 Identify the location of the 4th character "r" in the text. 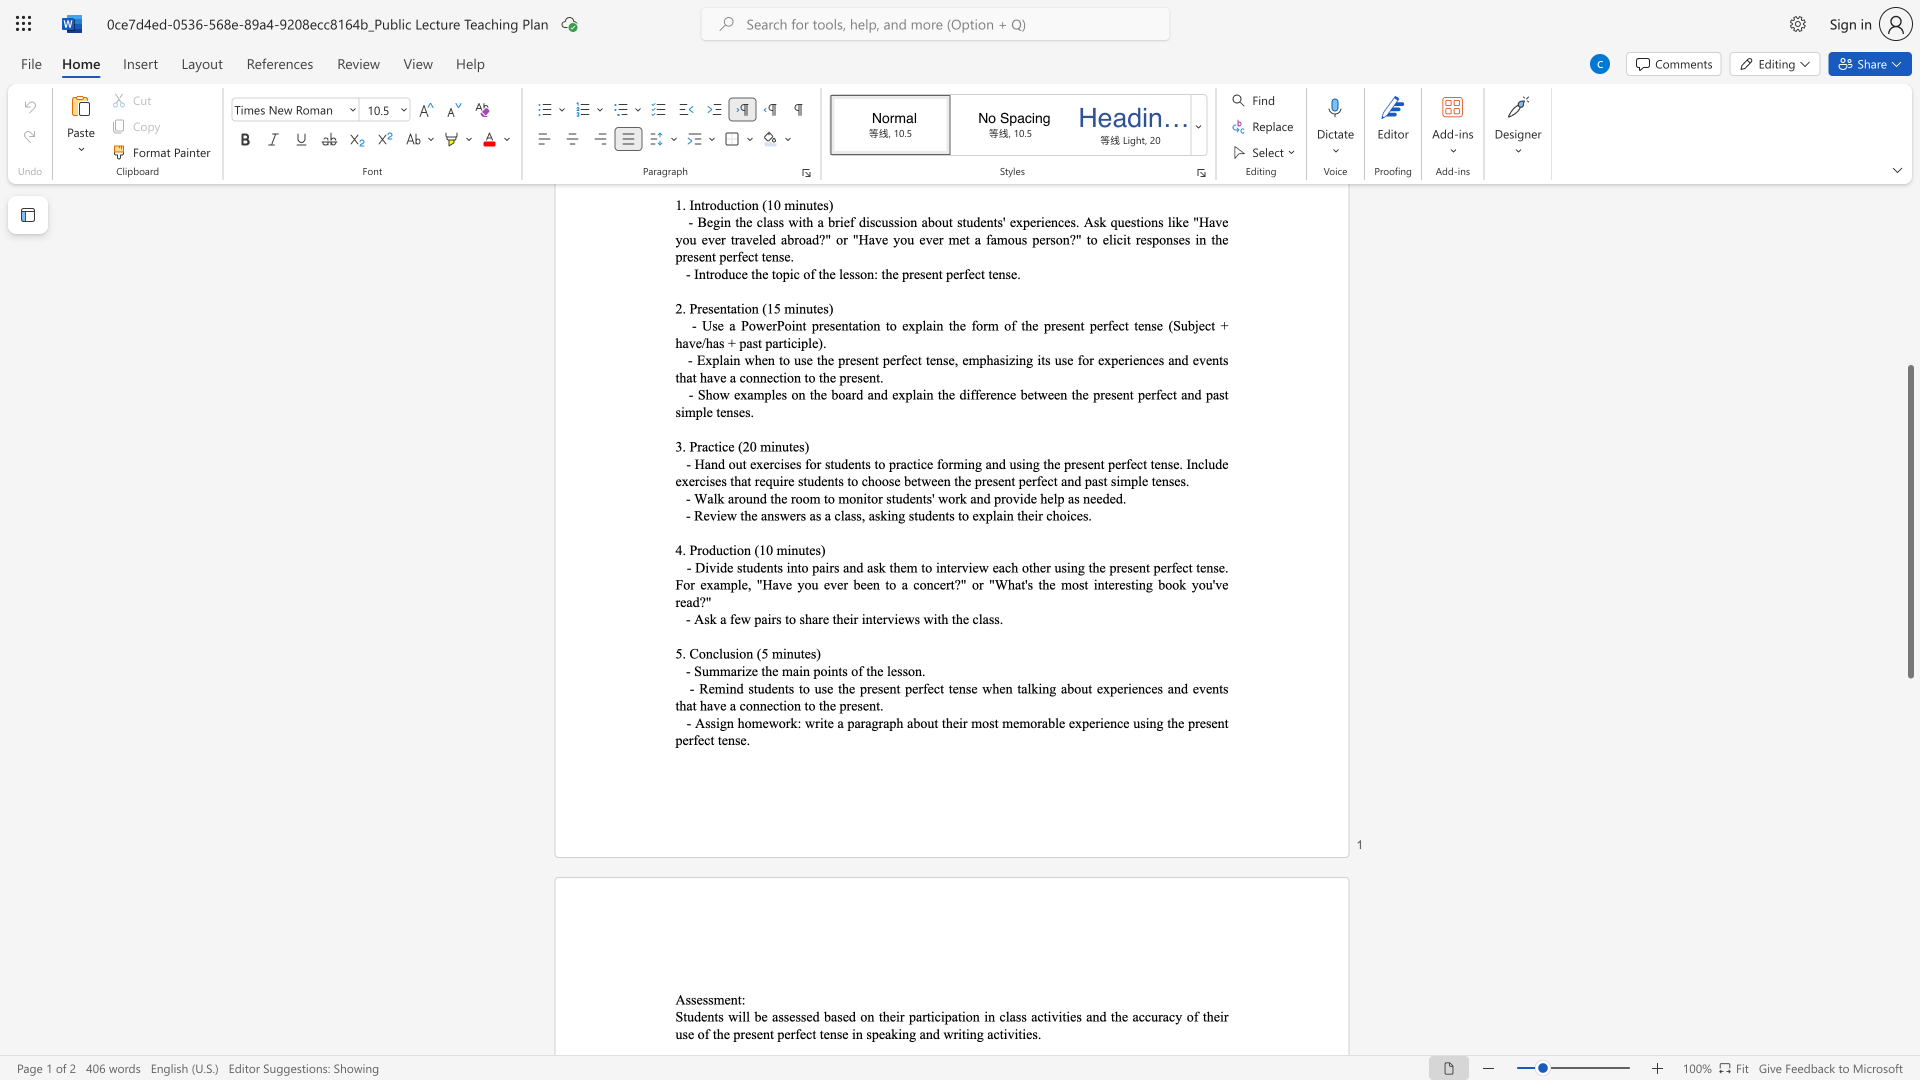
(848, 704).